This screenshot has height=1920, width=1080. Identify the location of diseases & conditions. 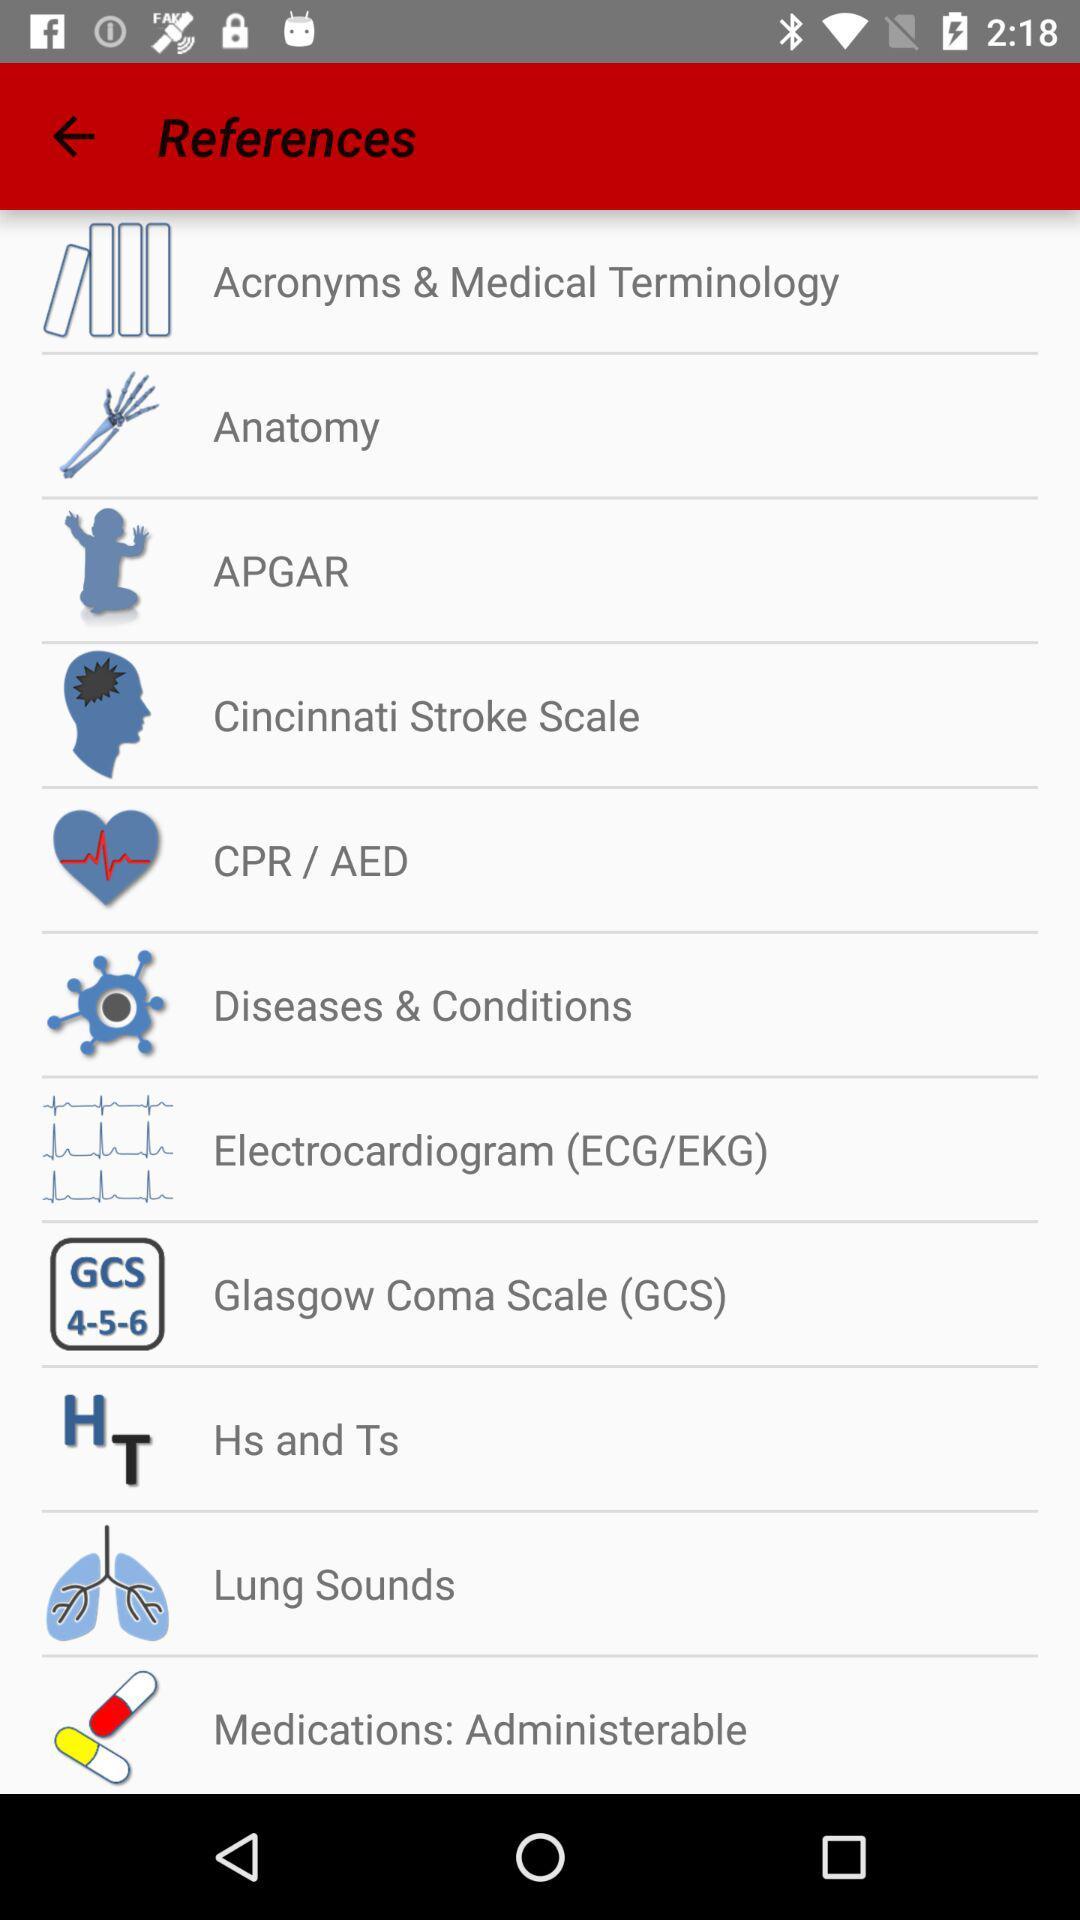
(403, 1004).